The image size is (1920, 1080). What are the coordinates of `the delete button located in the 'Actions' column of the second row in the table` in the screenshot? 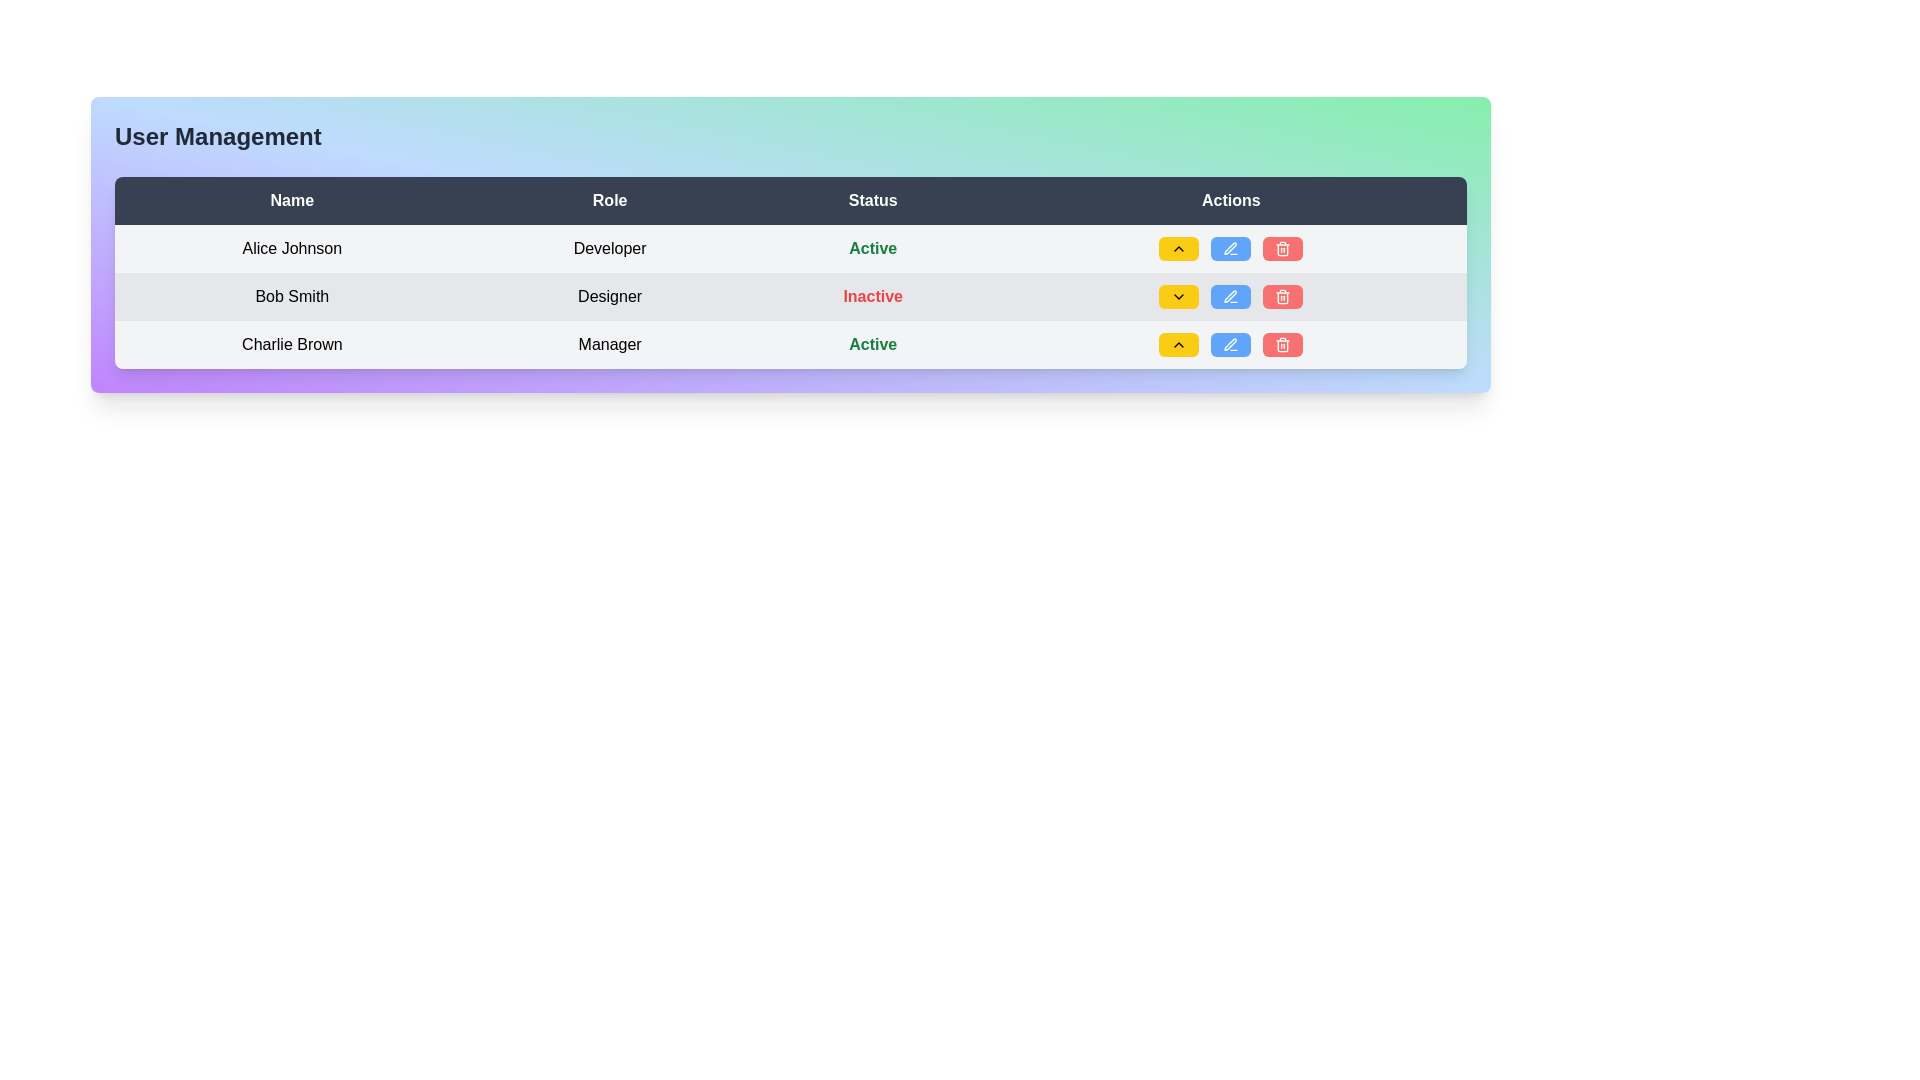 It's located at (1283, 248).